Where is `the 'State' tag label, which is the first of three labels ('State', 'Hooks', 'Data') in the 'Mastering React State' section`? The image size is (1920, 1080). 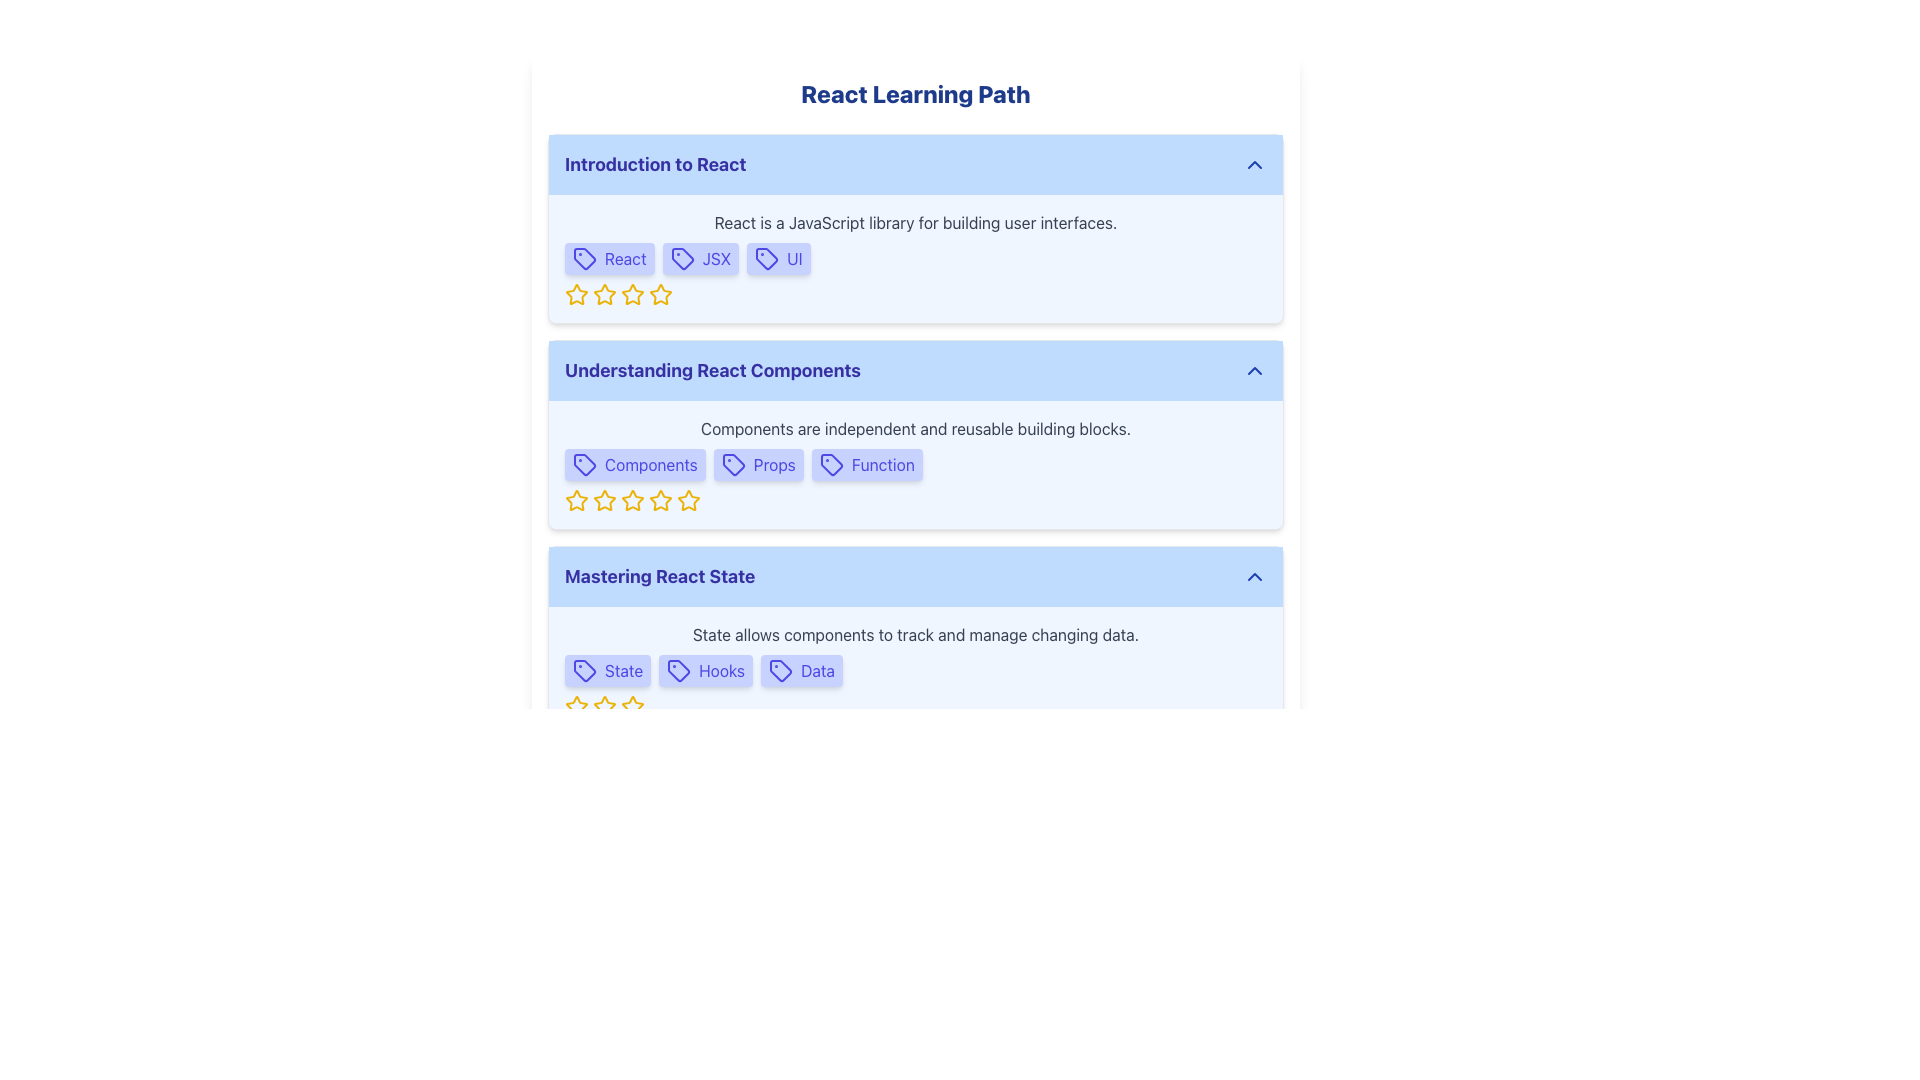
the 'State' tag label, which is the first of three labels ('State', 'Hooks', 'Data') in the 'Mastering React State' section is located at coordinates (607, 671).